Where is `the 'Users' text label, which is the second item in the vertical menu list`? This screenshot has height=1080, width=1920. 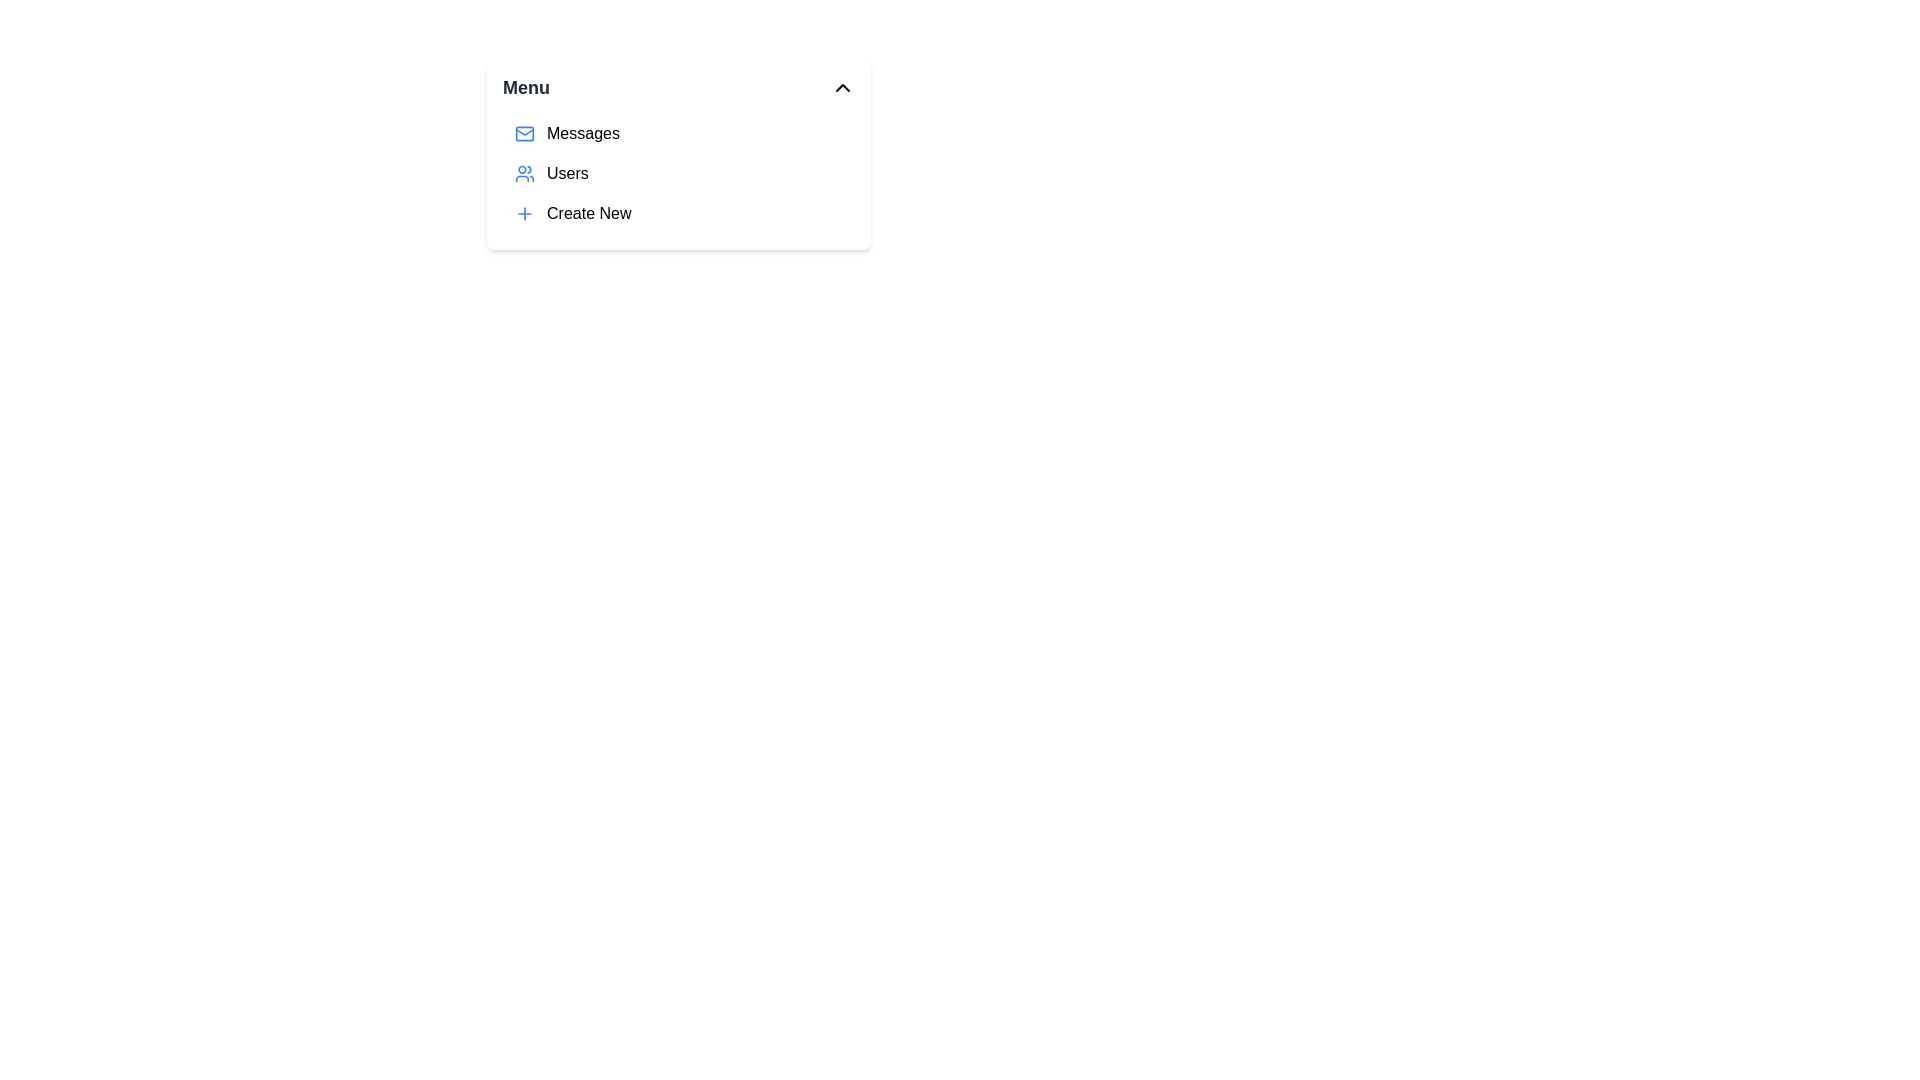 the 'Users' text label, which is the second item in the vertical menu list is located at coordinates (566, 172).